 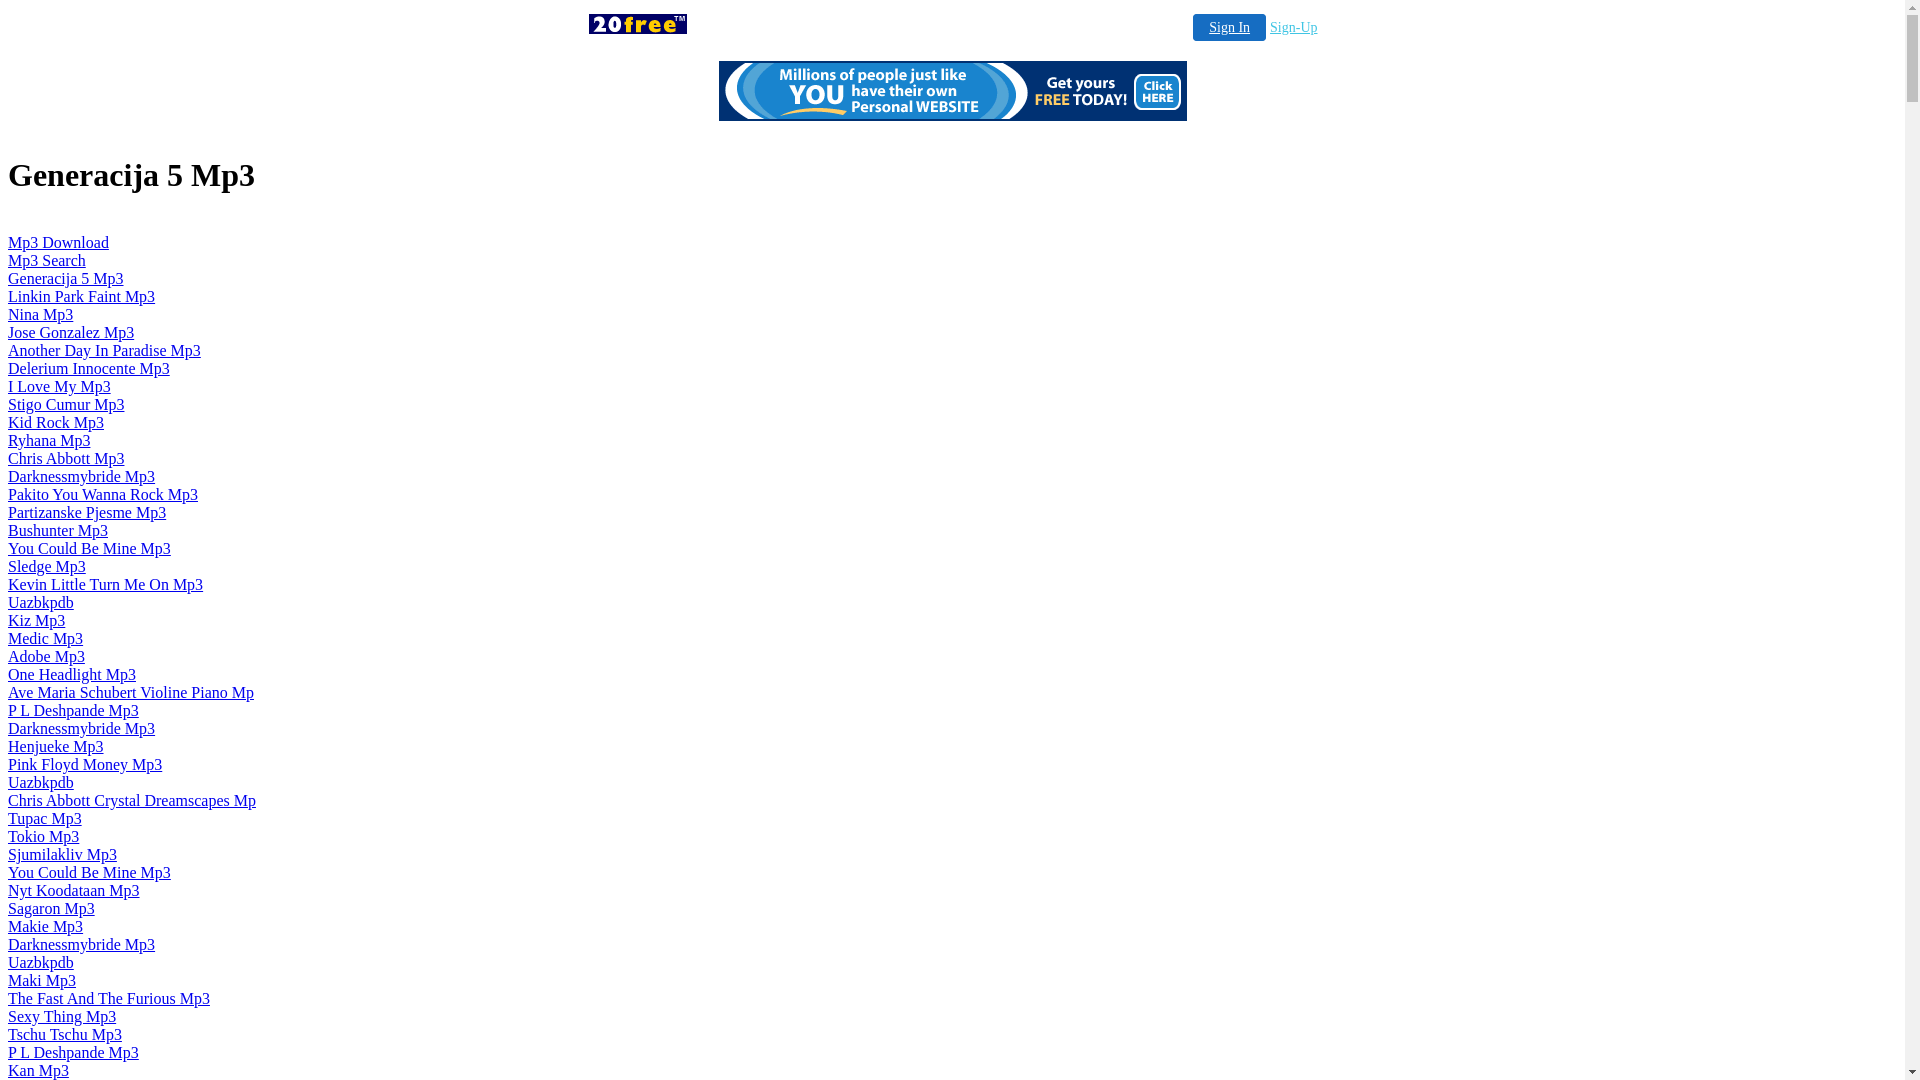 I want to click on 'Sagaron Mp3', so click(x=51, y=908).